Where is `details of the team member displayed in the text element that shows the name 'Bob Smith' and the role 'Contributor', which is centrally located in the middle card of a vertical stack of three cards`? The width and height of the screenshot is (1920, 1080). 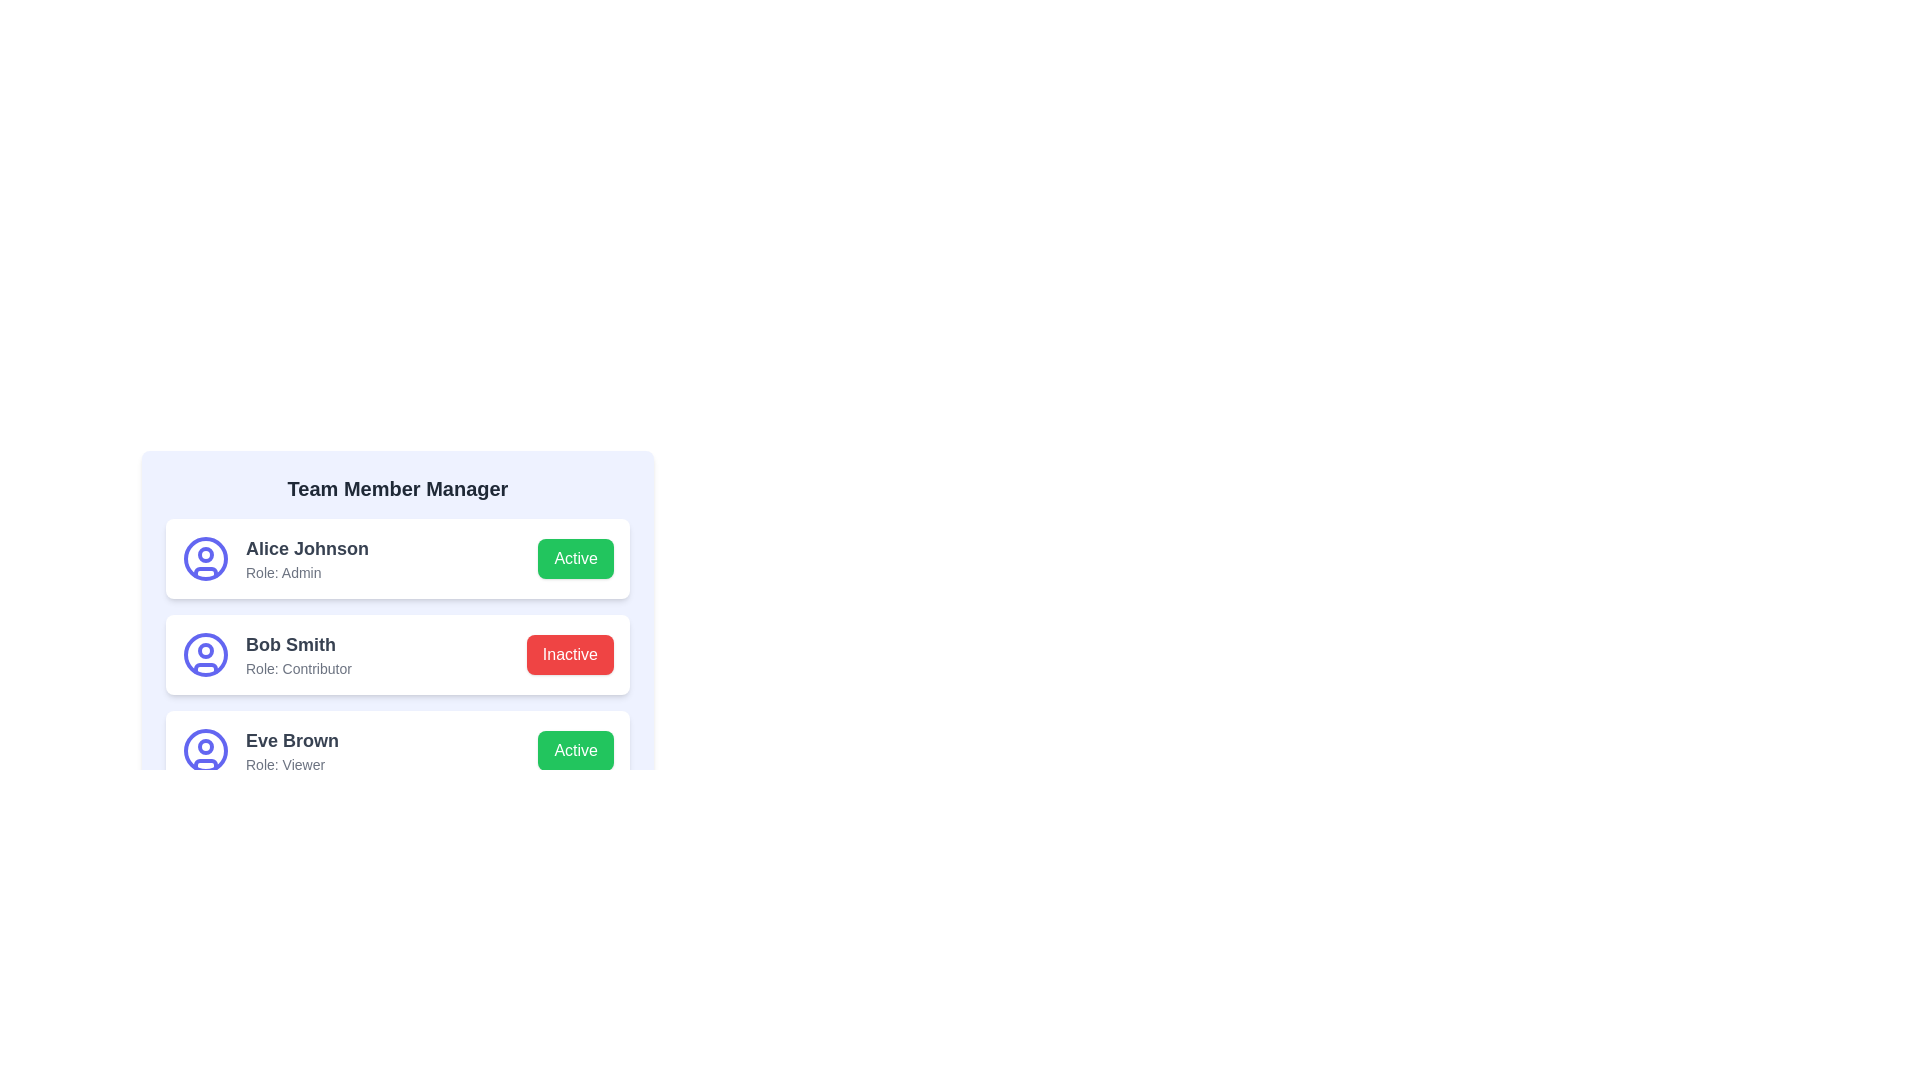 details of the team member displayed in the text element that shows the name 'Bob Smith' and the role 'Contributor', which is centrally located in the middle card of a vertical stack of three cards is located at coordinates (297, 655).